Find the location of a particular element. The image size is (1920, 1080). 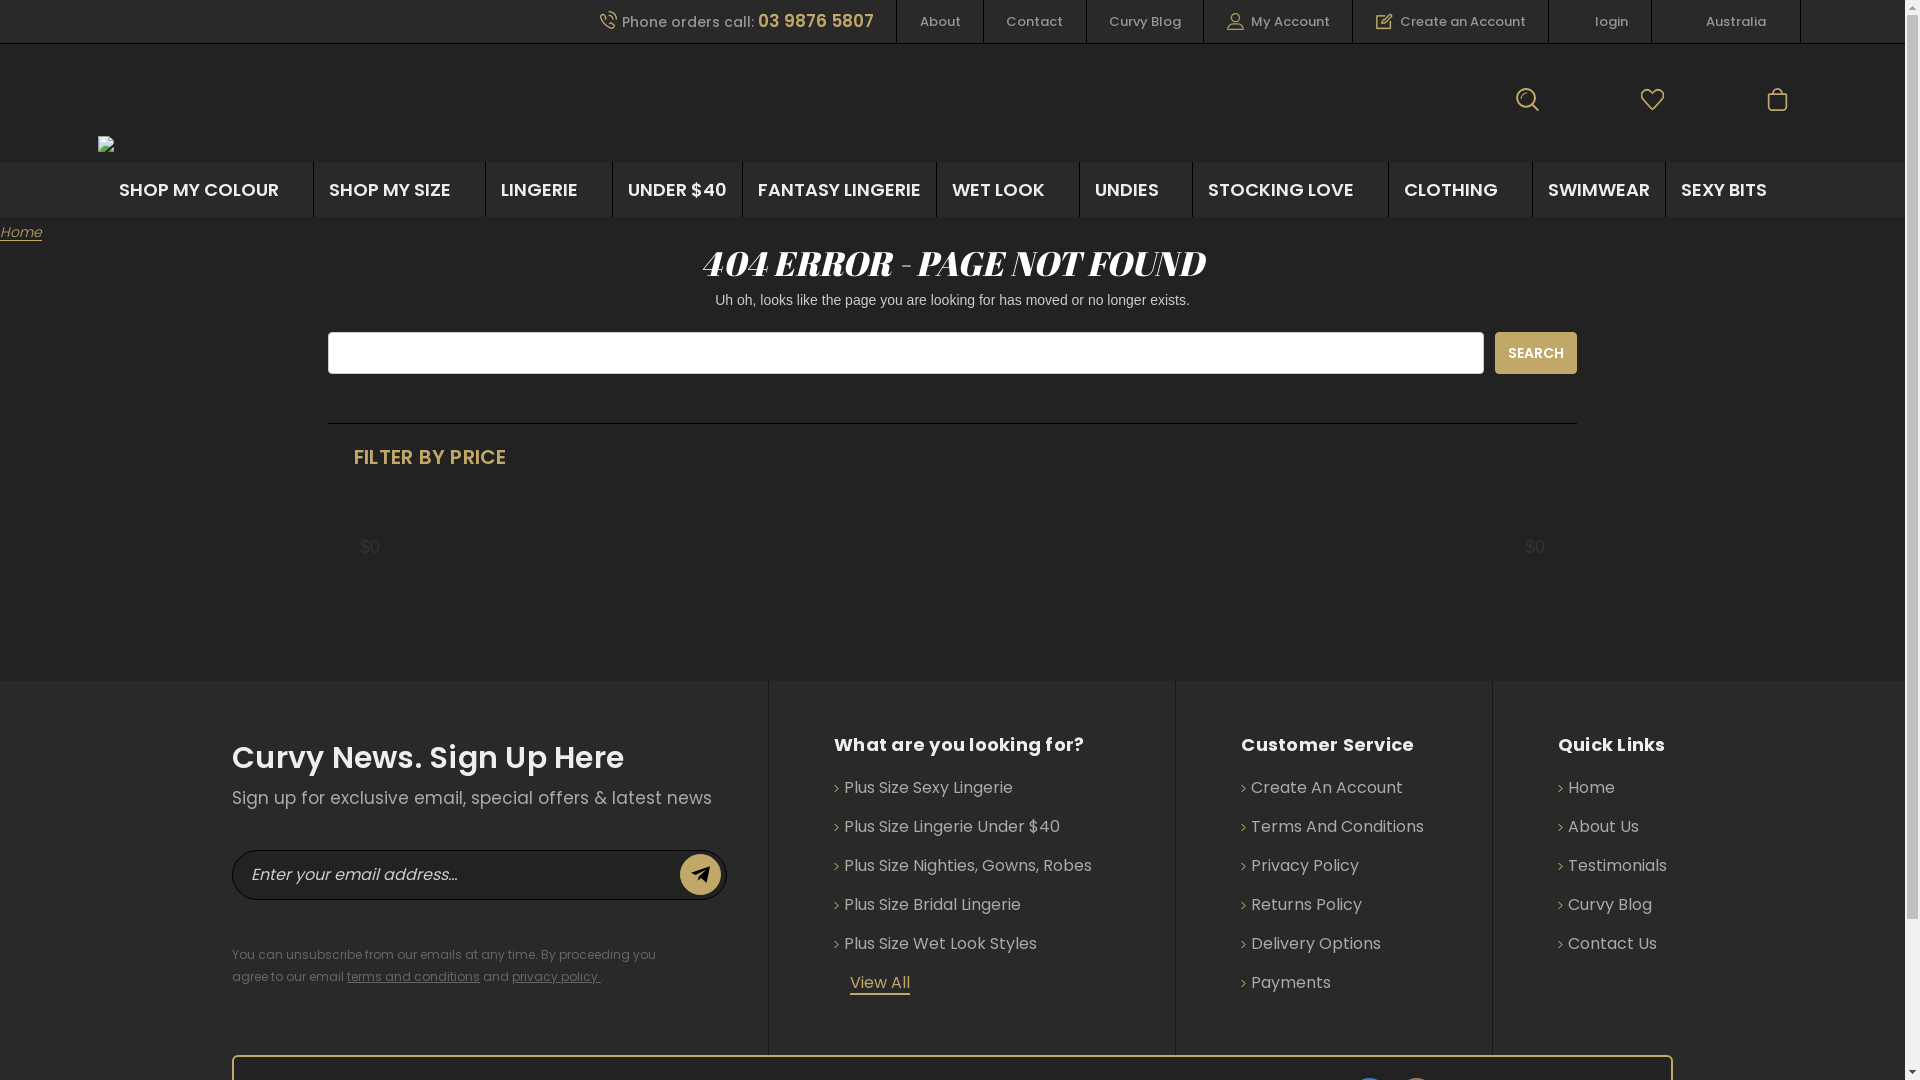

'About' is located at coordinates (939, 21).